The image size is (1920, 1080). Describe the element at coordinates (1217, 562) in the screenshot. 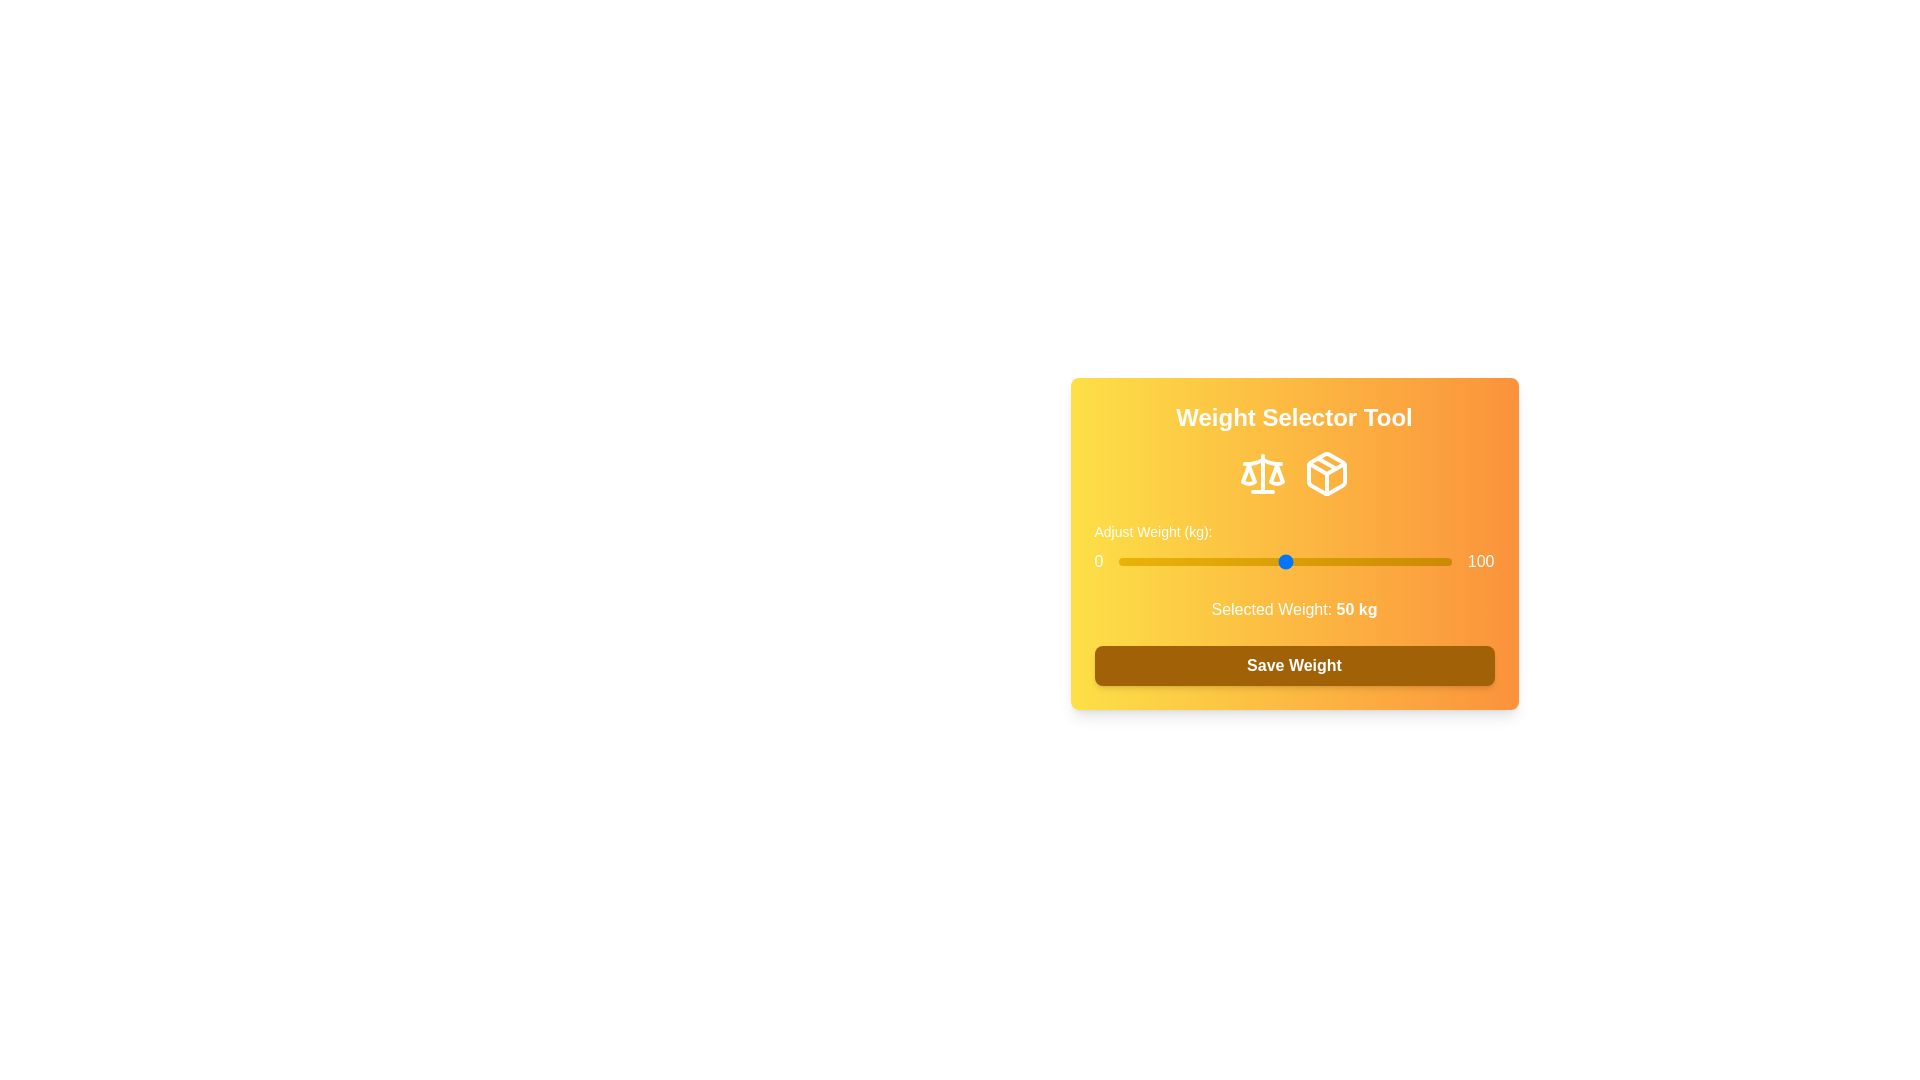

I see `the weight slider to 30 kg` at that location.